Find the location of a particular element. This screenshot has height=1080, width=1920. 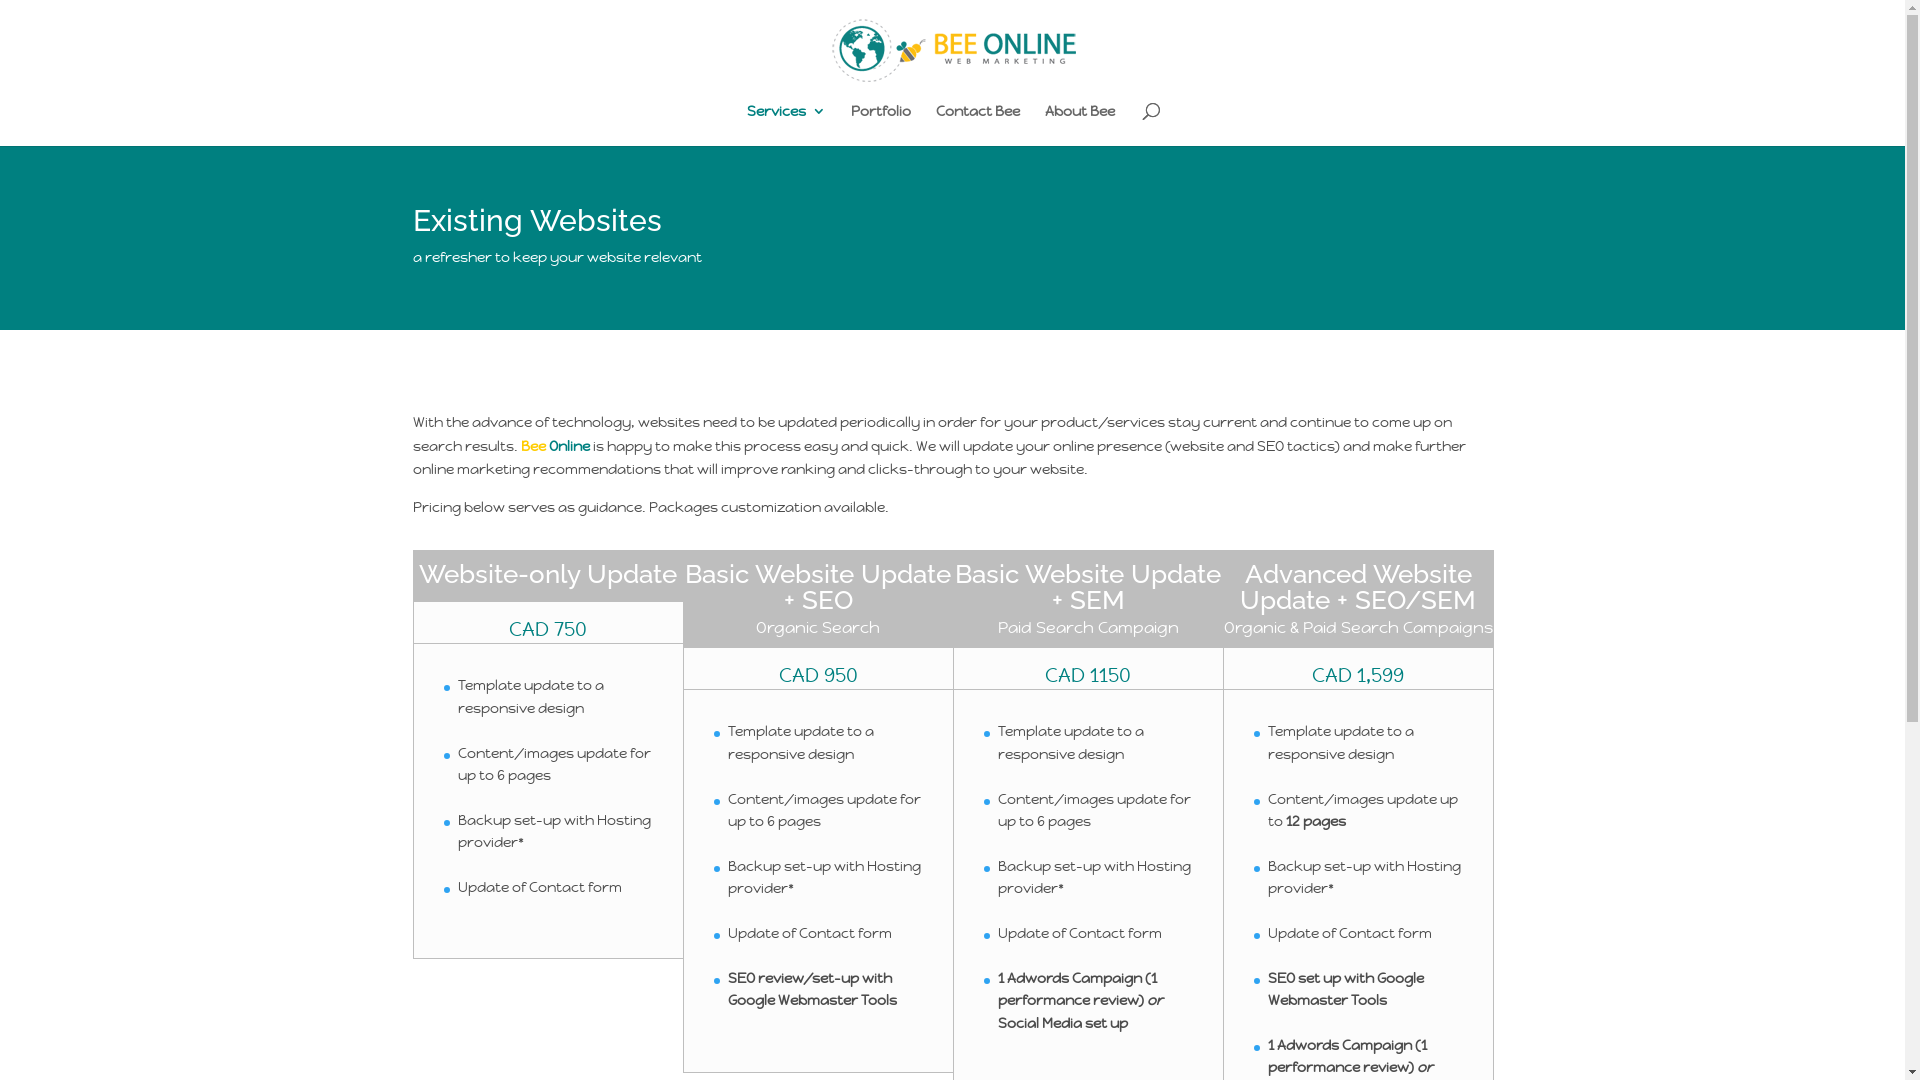

'Portfolio' is located at coordinates (850, 124).